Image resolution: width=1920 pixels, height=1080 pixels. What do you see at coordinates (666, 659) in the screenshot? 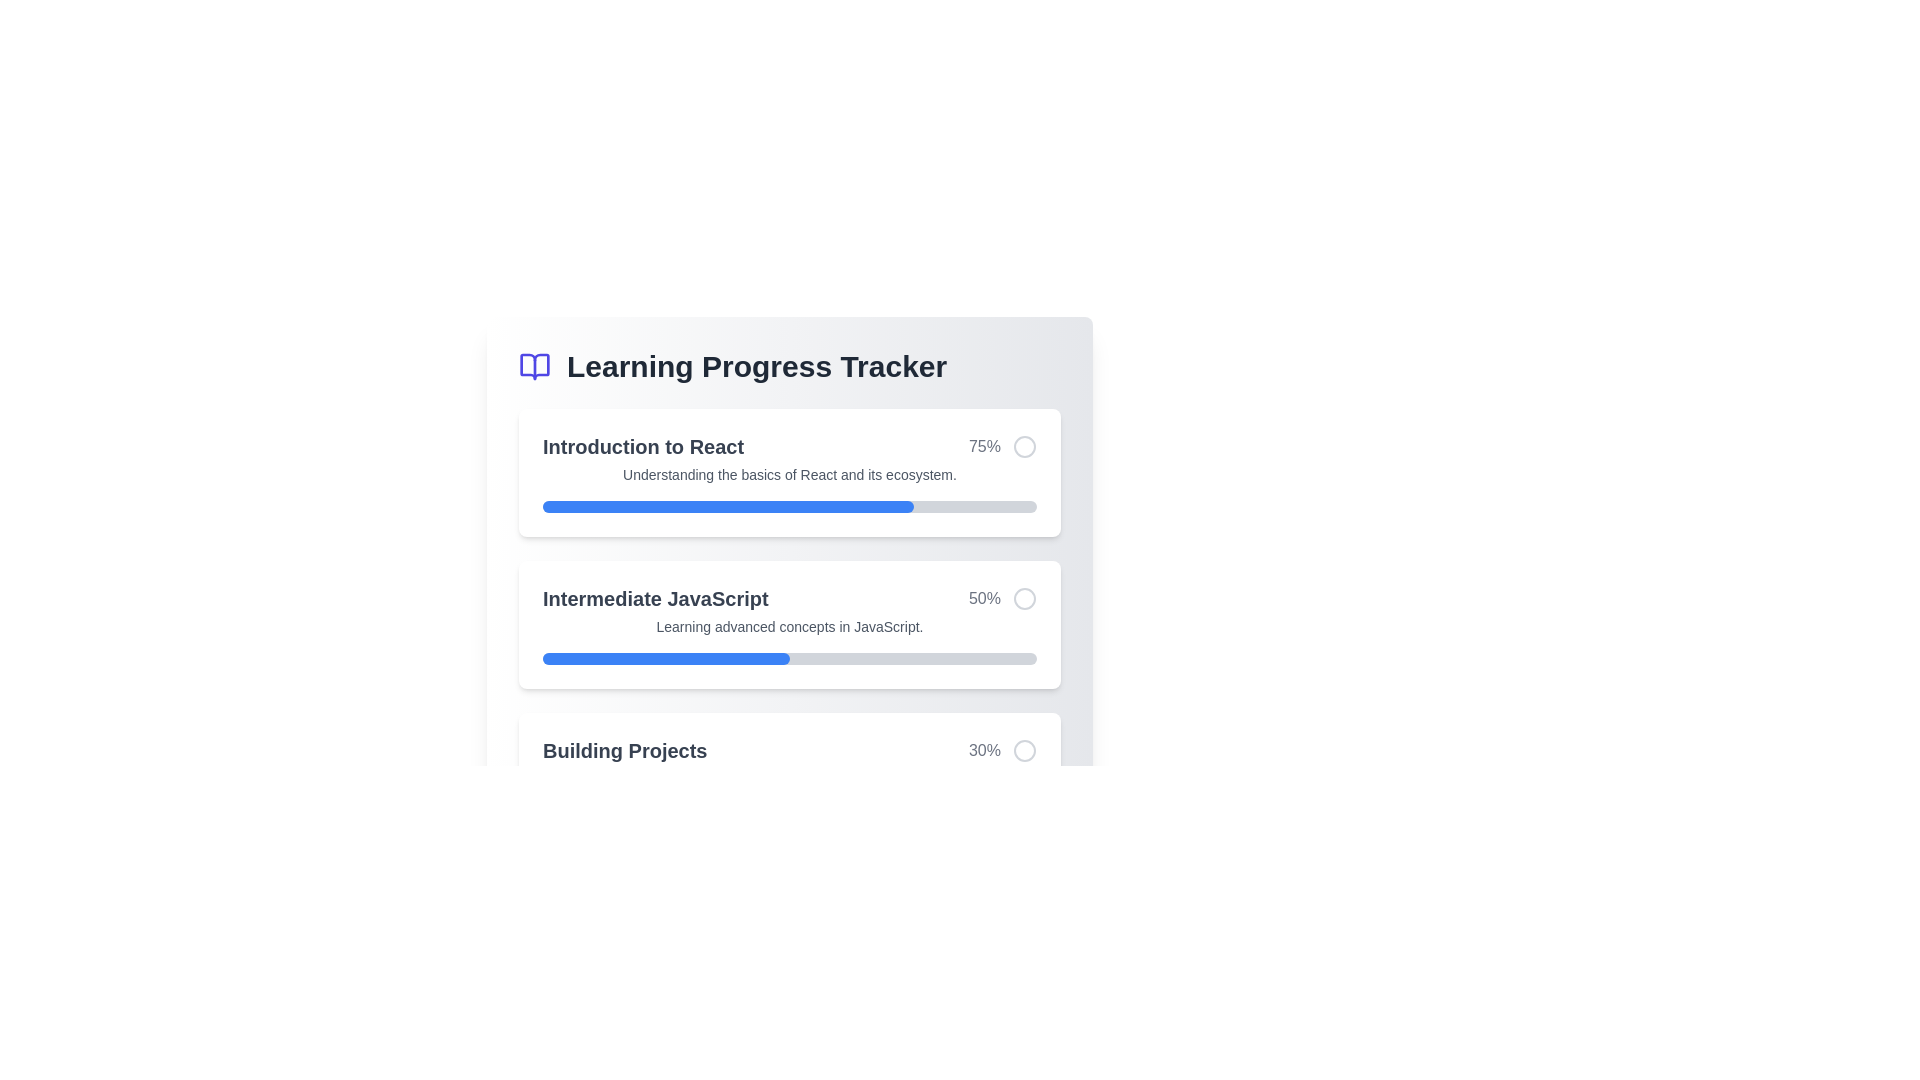
I see `the progress indicator bar labeled 'Intermediate JavaScript', which visually represents a completion percentage of 50% and is located below the 'Introduction to React' progress bar` at bounding box center [666, 659].